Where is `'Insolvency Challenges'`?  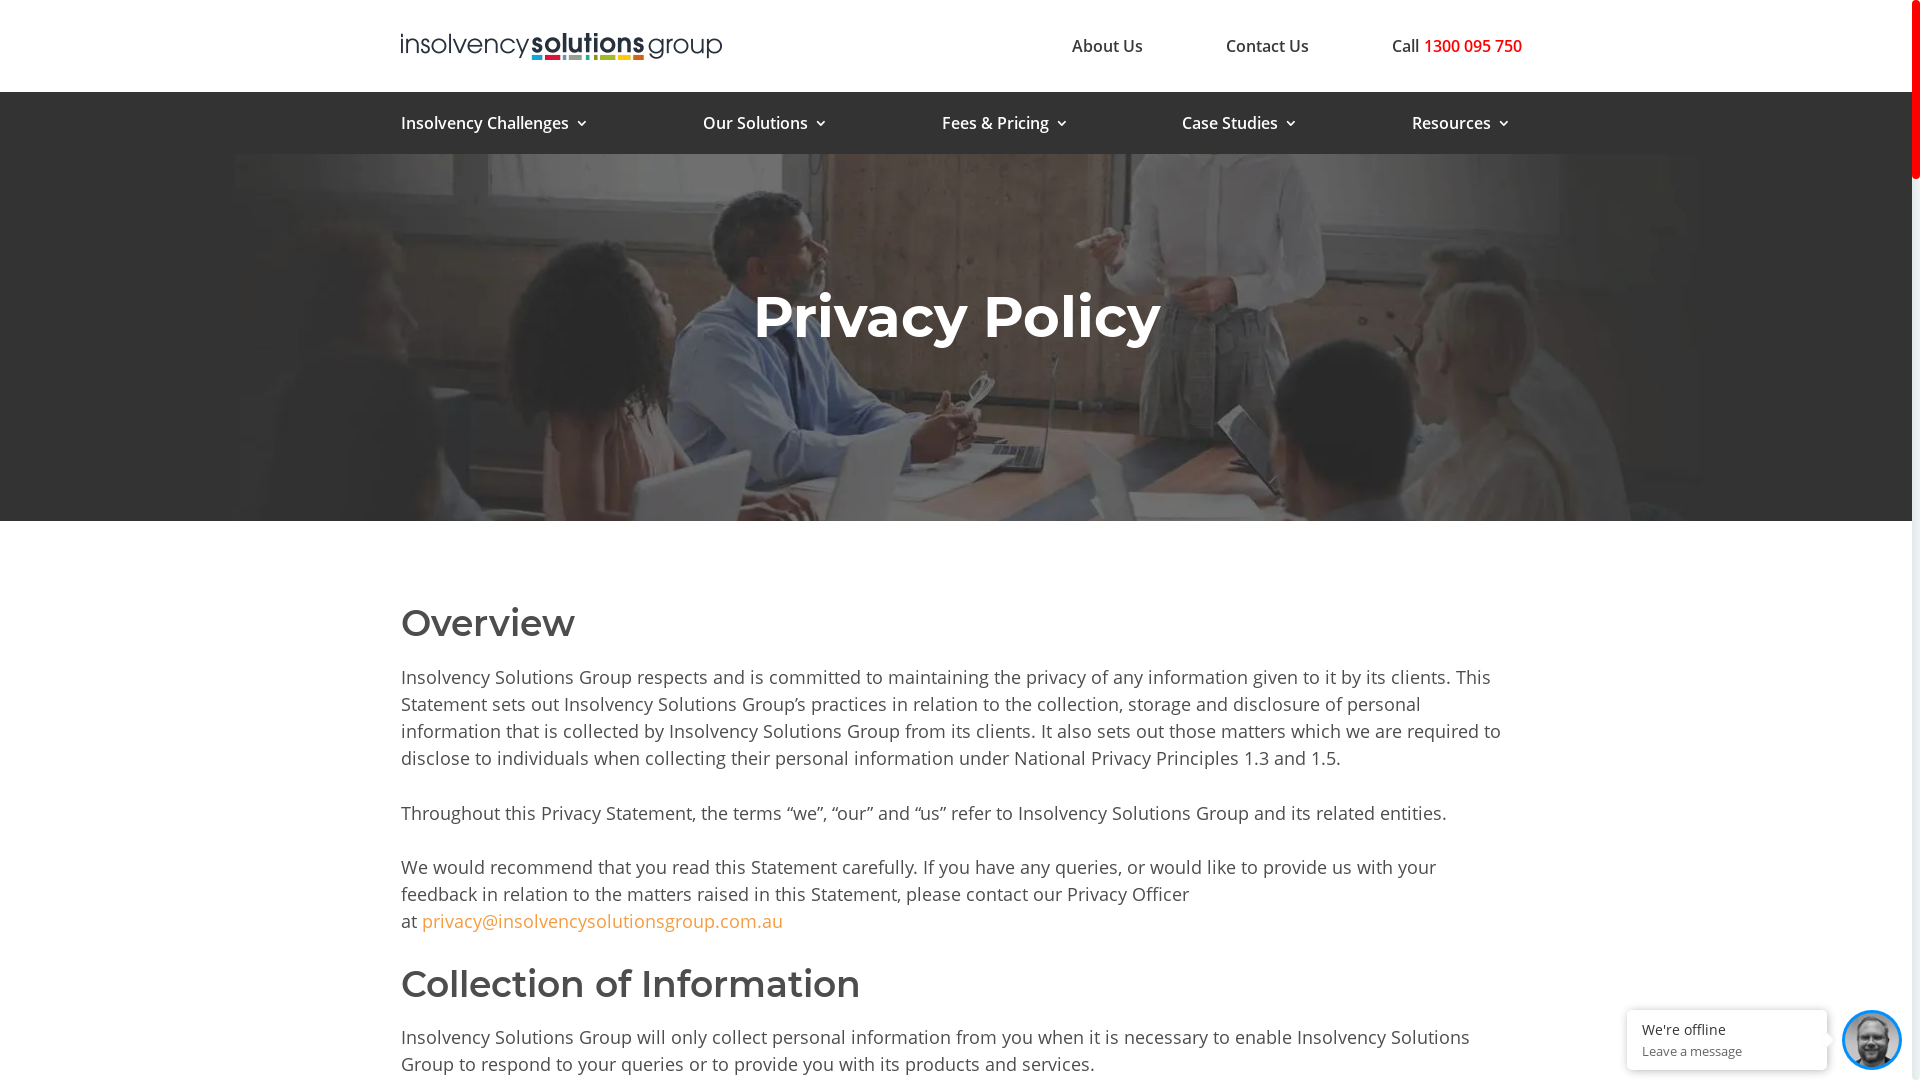 'Insolvency Challenges' is located at coordinates (400, 127).